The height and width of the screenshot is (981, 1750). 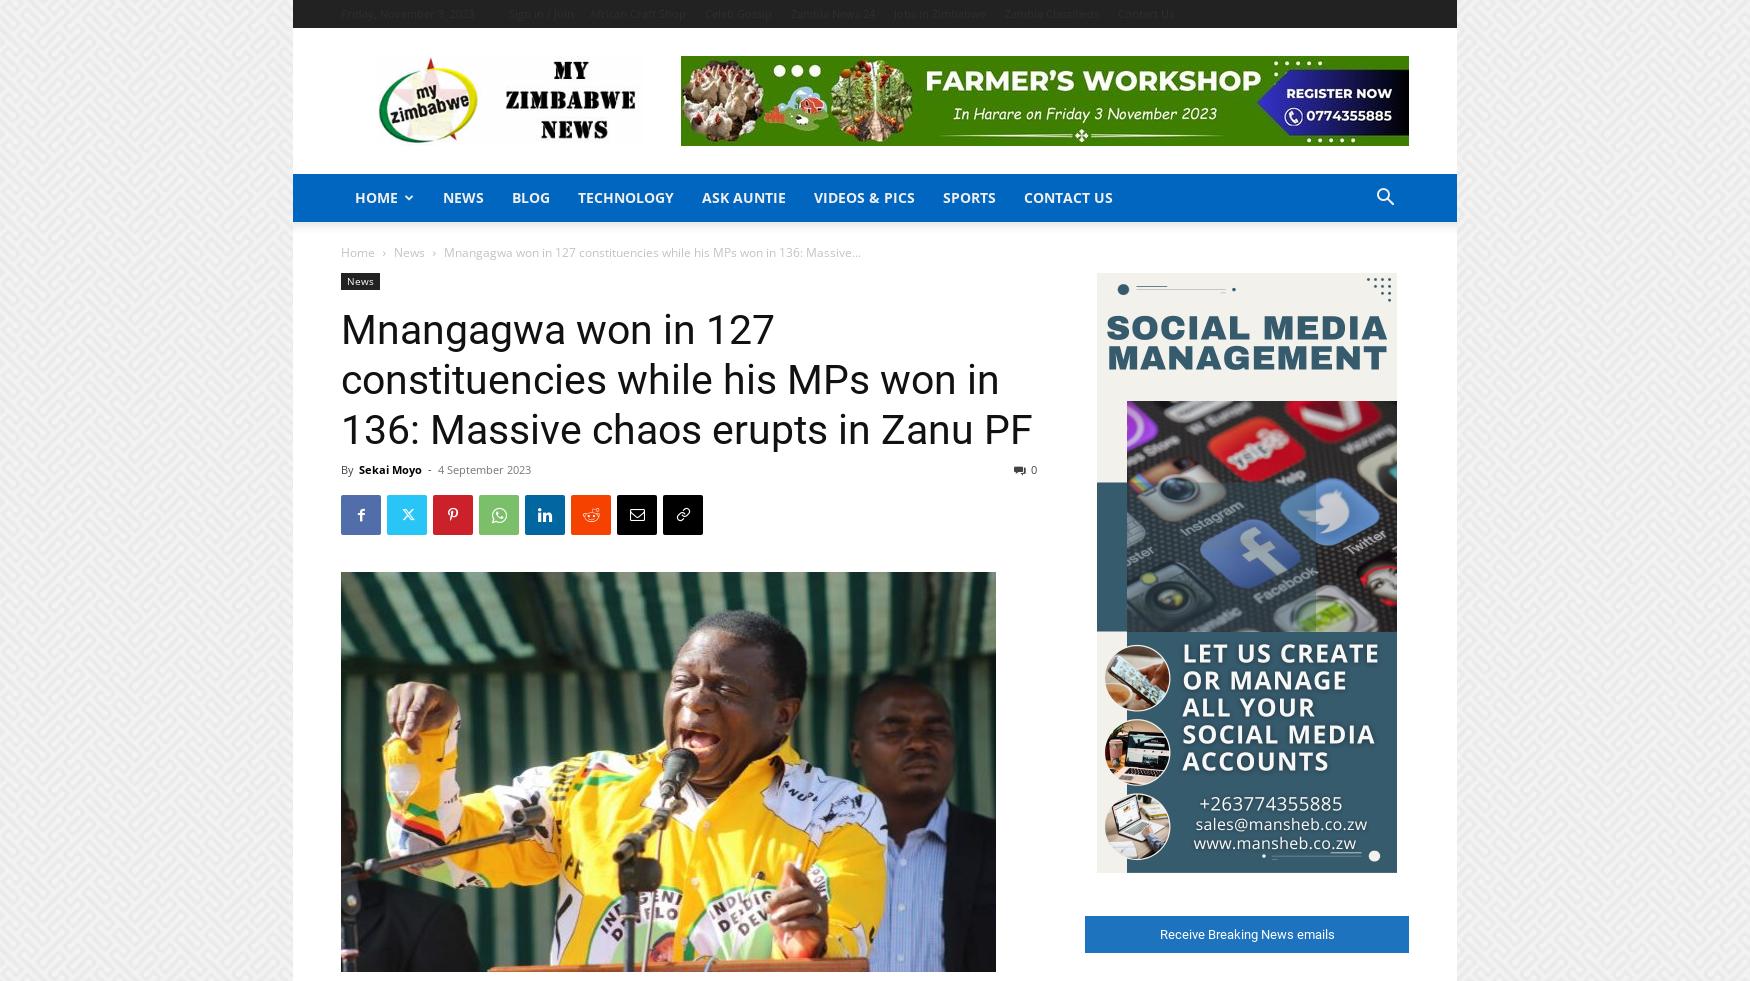 What do you see at coordinates (424, 468) in the screenshot?
I see `'-'` at bounding box center [424, 468].